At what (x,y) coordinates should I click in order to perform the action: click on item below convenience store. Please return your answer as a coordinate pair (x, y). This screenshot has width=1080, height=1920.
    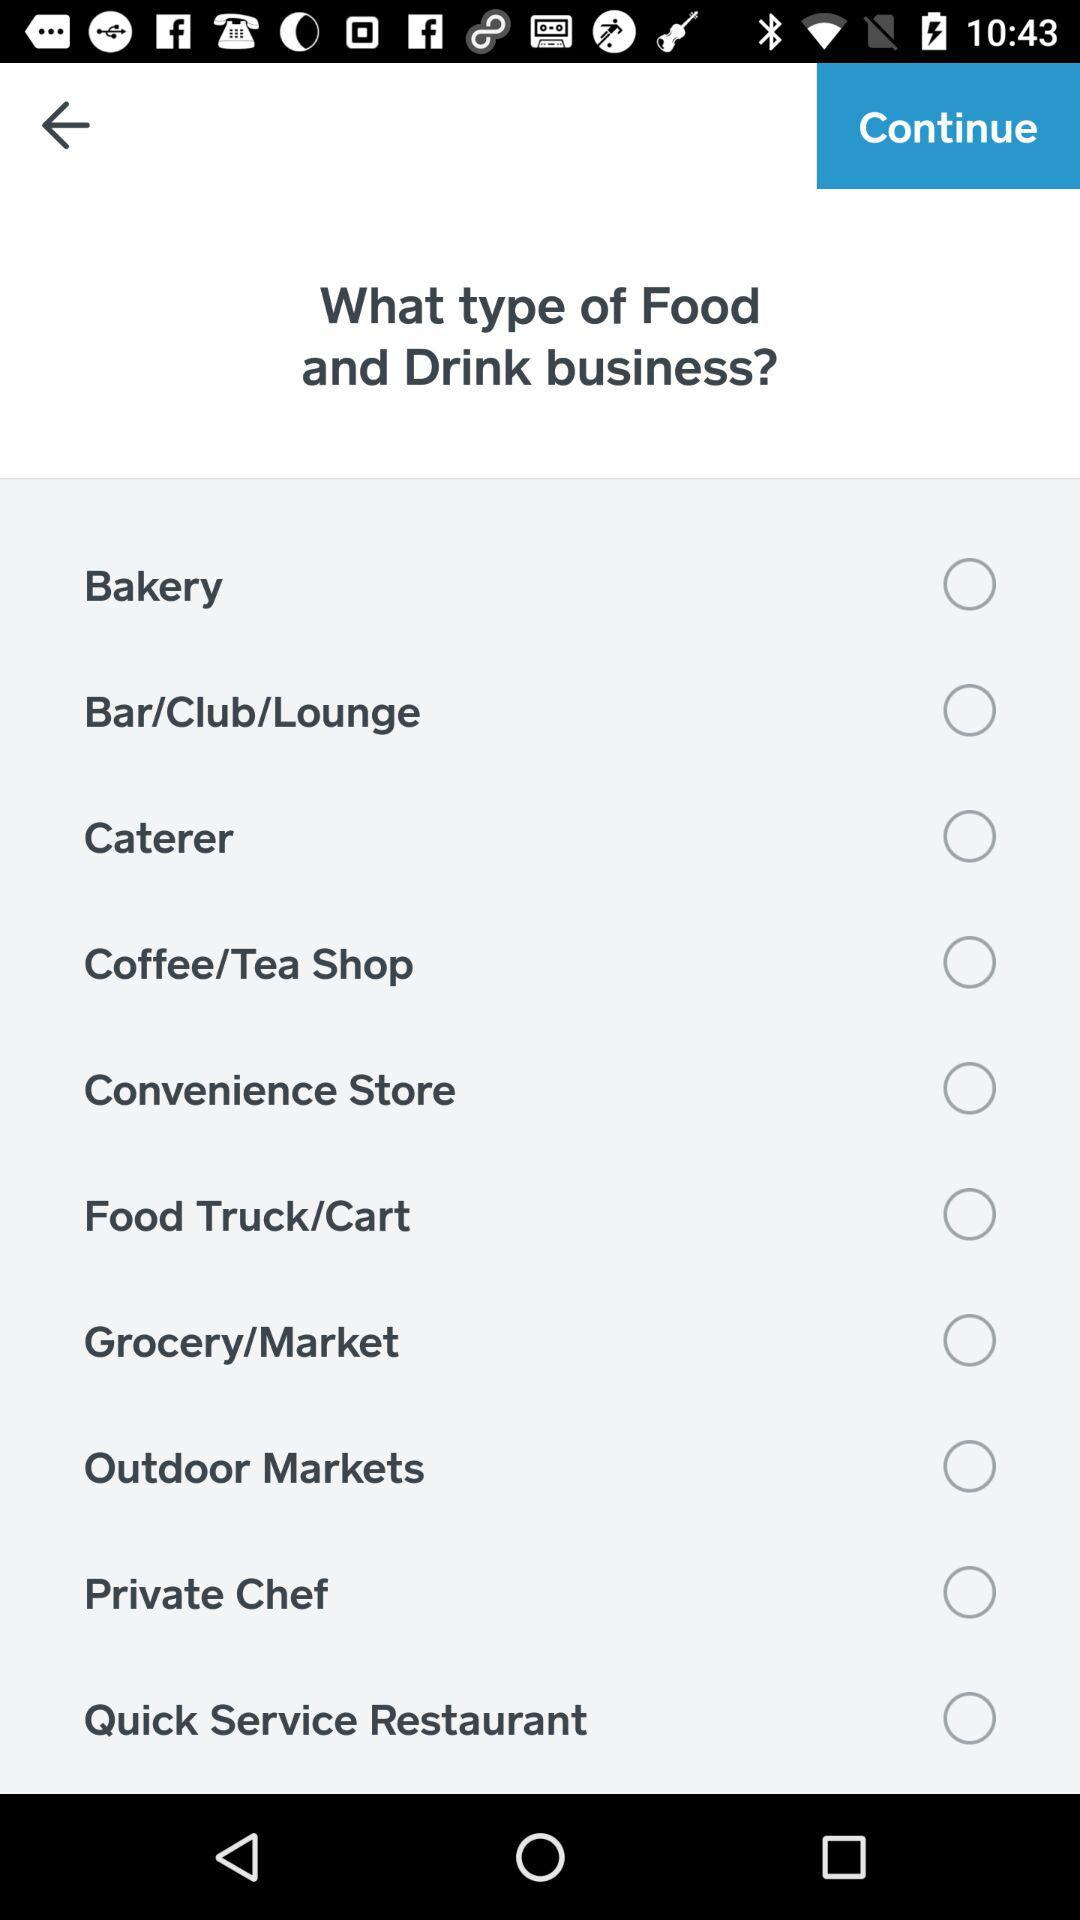
    Looking at the image, I should click on (540, 1213).